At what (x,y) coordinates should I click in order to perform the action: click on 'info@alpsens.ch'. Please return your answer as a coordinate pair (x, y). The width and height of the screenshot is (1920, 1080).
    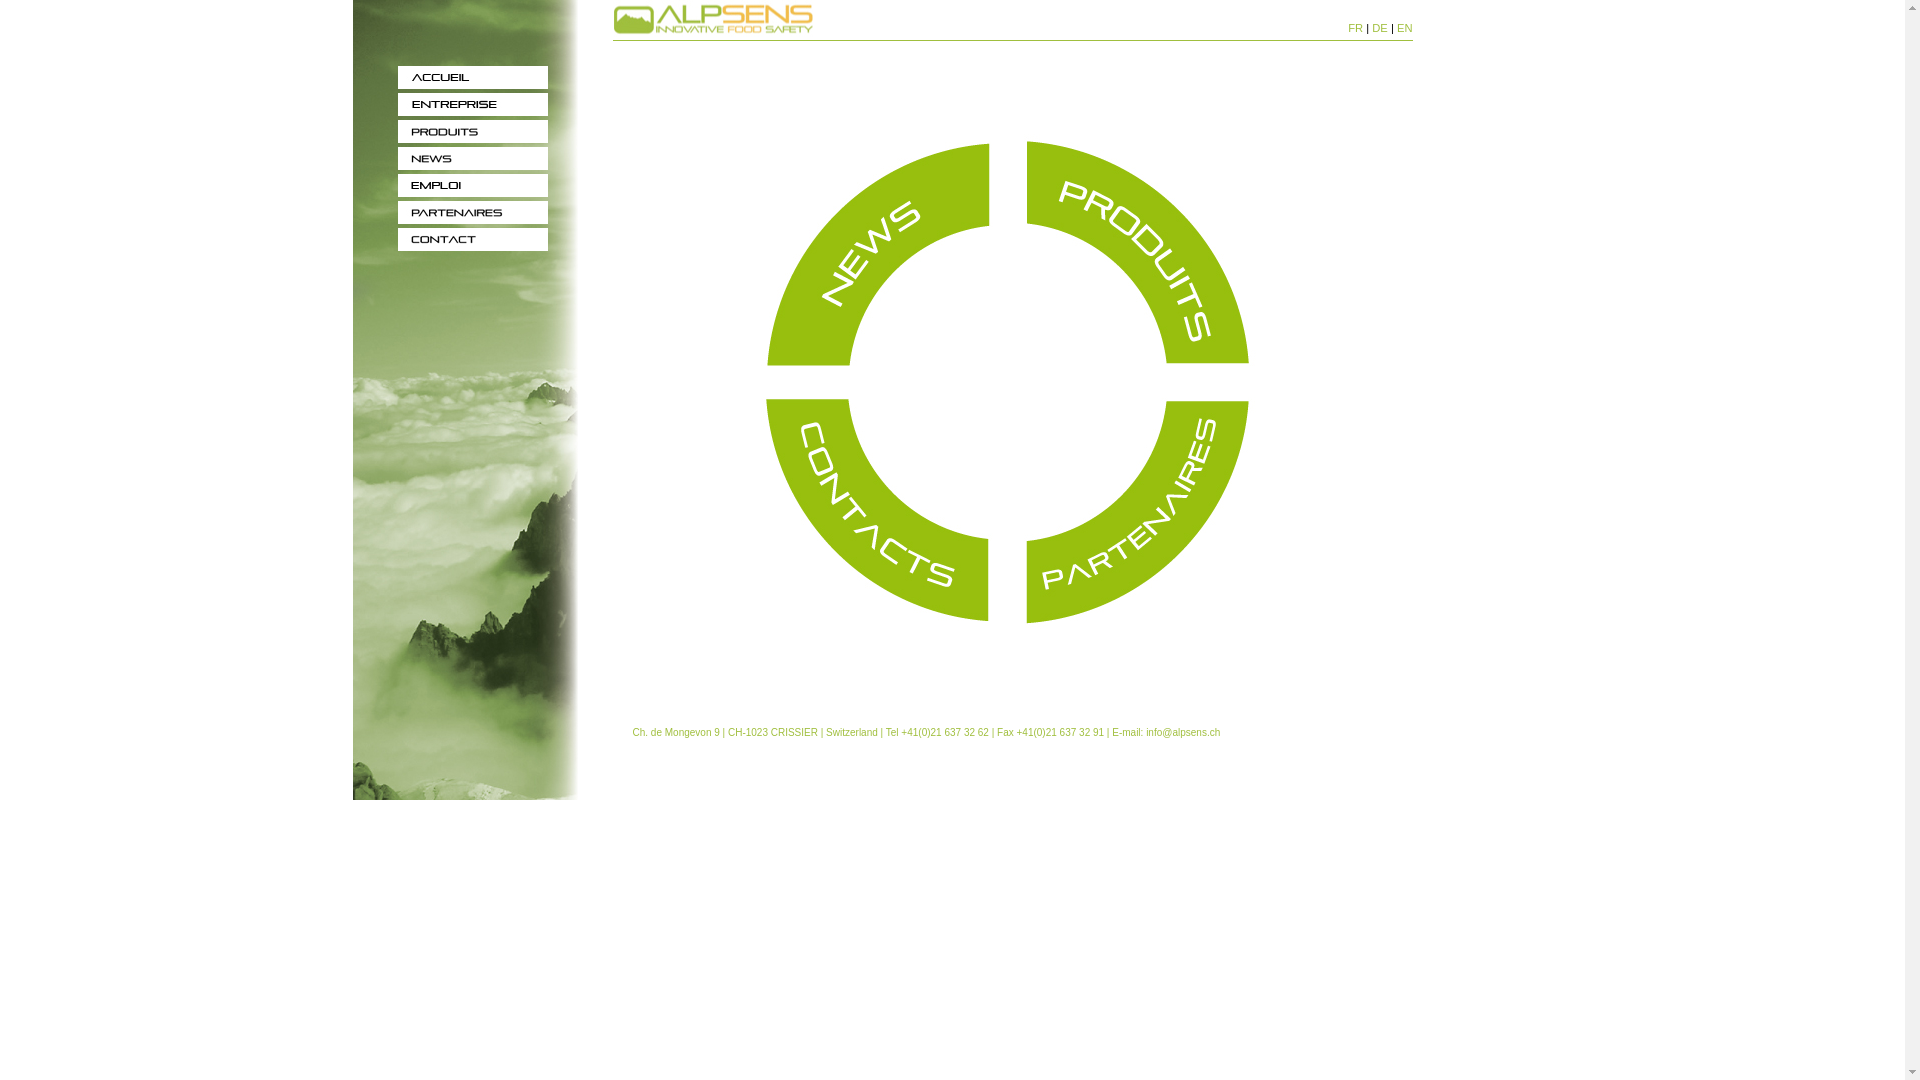
    Looking at the image, I should click on (1146, 732).